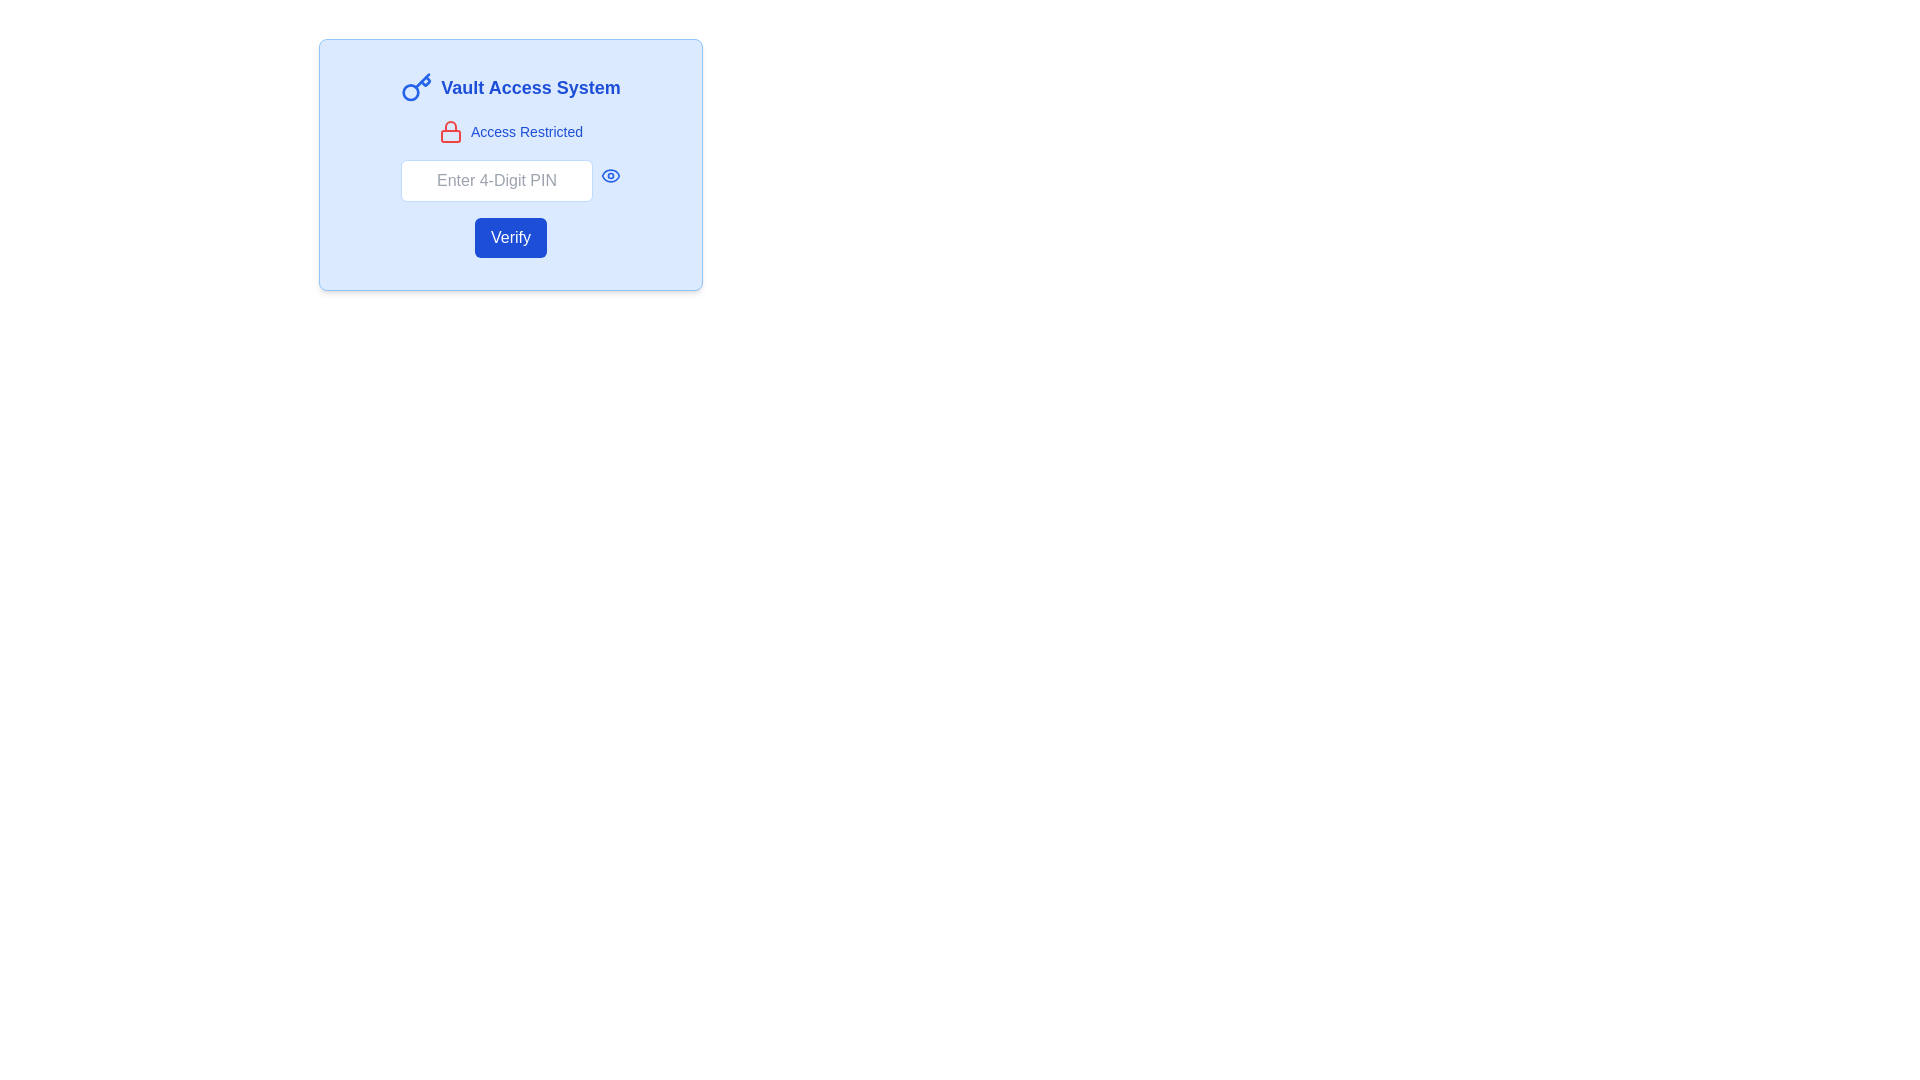 Image resolution: width=1920 pixels, height=1080 pixels. I want to click on the red lock icon located to the left of the 'Access Restricted' text, so click(450, 131).